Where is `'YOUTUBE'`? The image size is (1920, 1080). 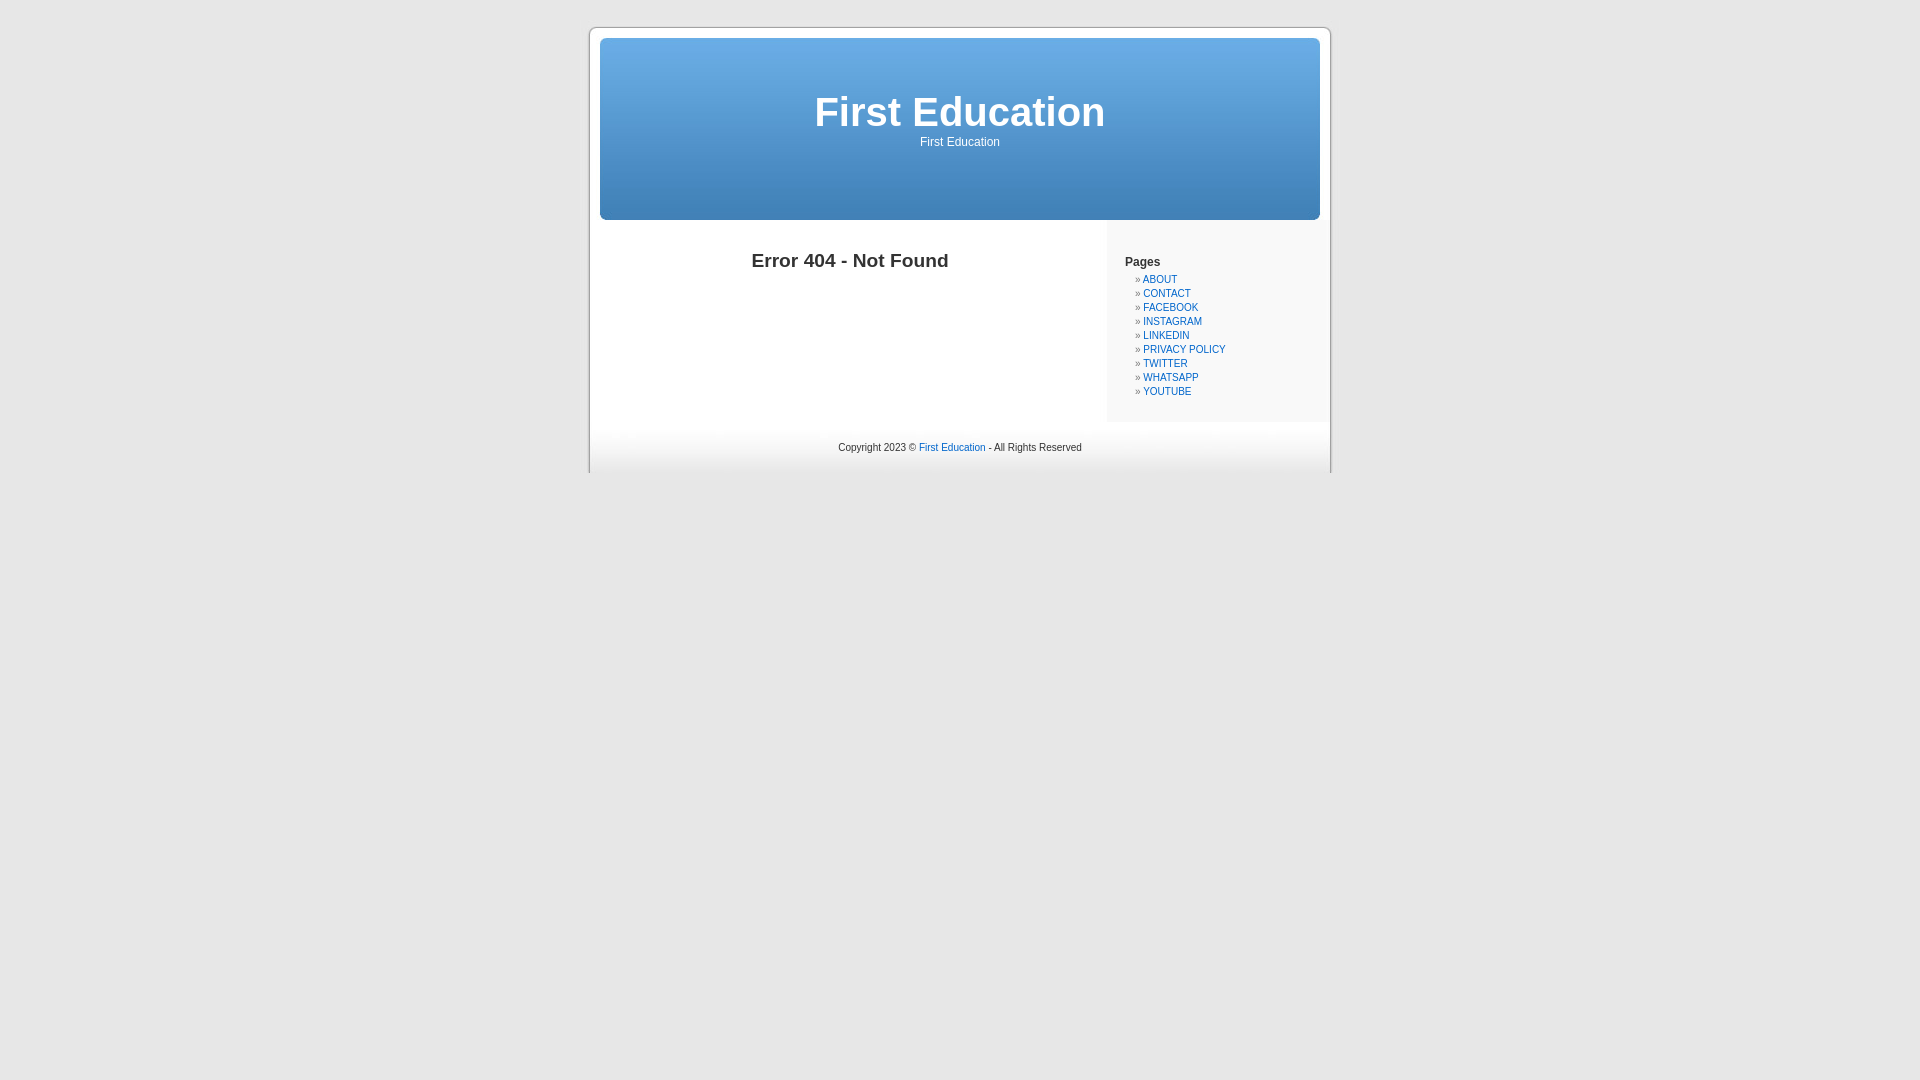
'YOUTUBE' is located at coordinates (1166, 391).